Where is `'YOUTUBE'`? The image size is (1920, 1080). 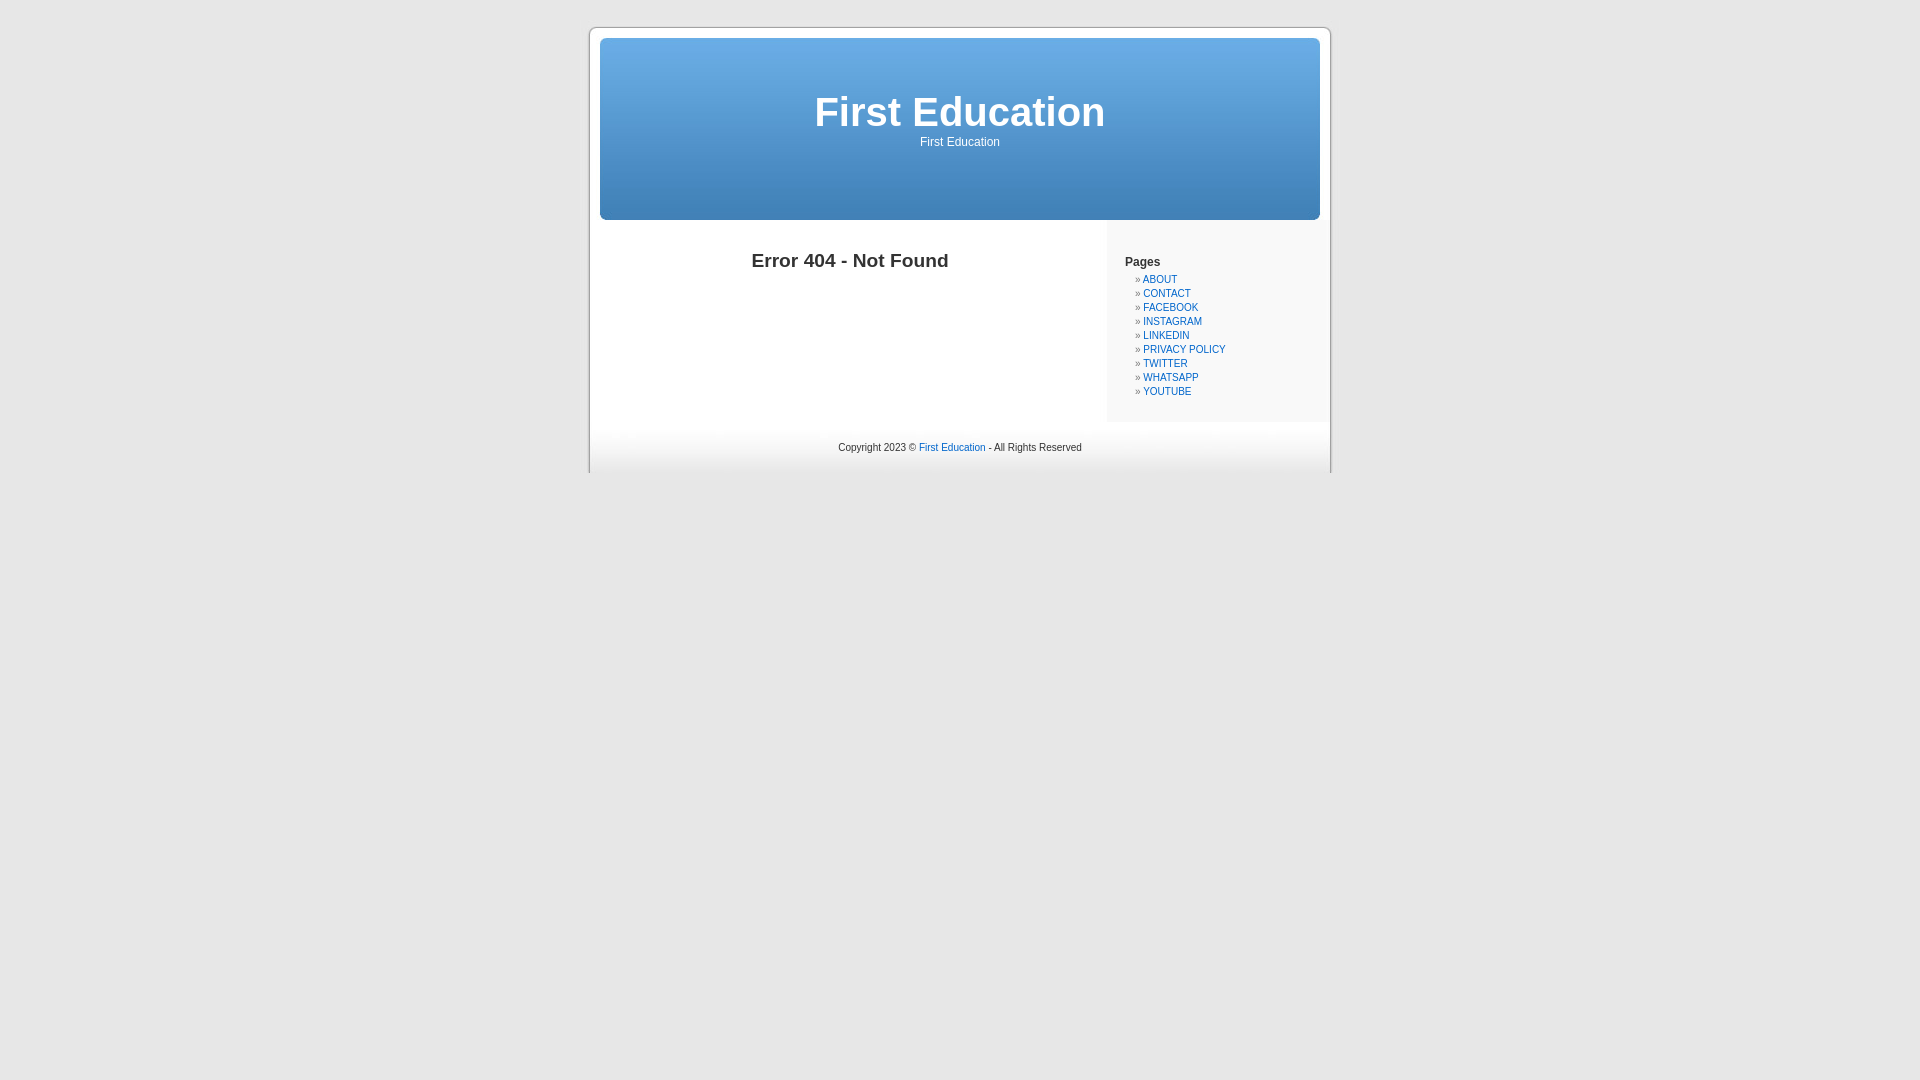
'YOUTUBE' is located at coordinates (1166, 391).